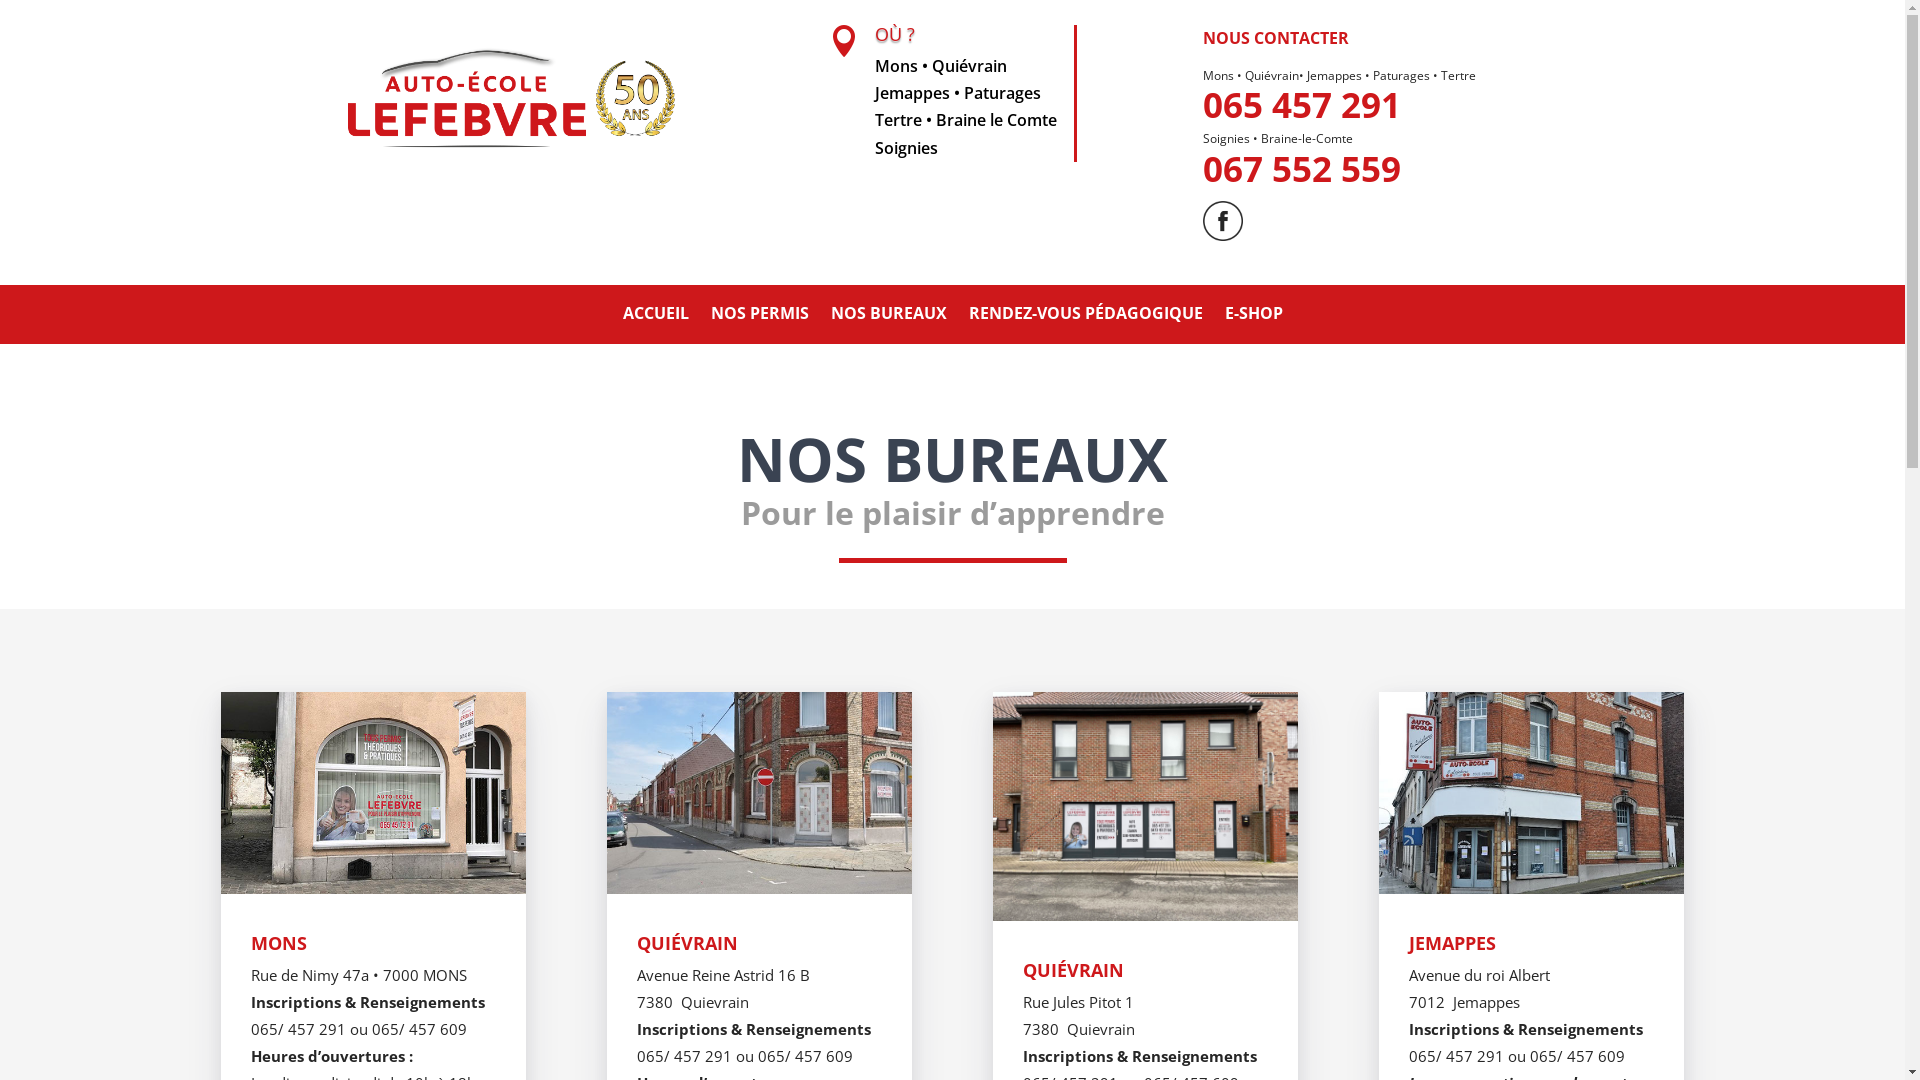 The height and width of the screenshot is (1080, 1920). What do you see at coordinates (887, 315) in the screenshot?
I see `'NOS BUREAUX'` at bounding box center [887, 315].